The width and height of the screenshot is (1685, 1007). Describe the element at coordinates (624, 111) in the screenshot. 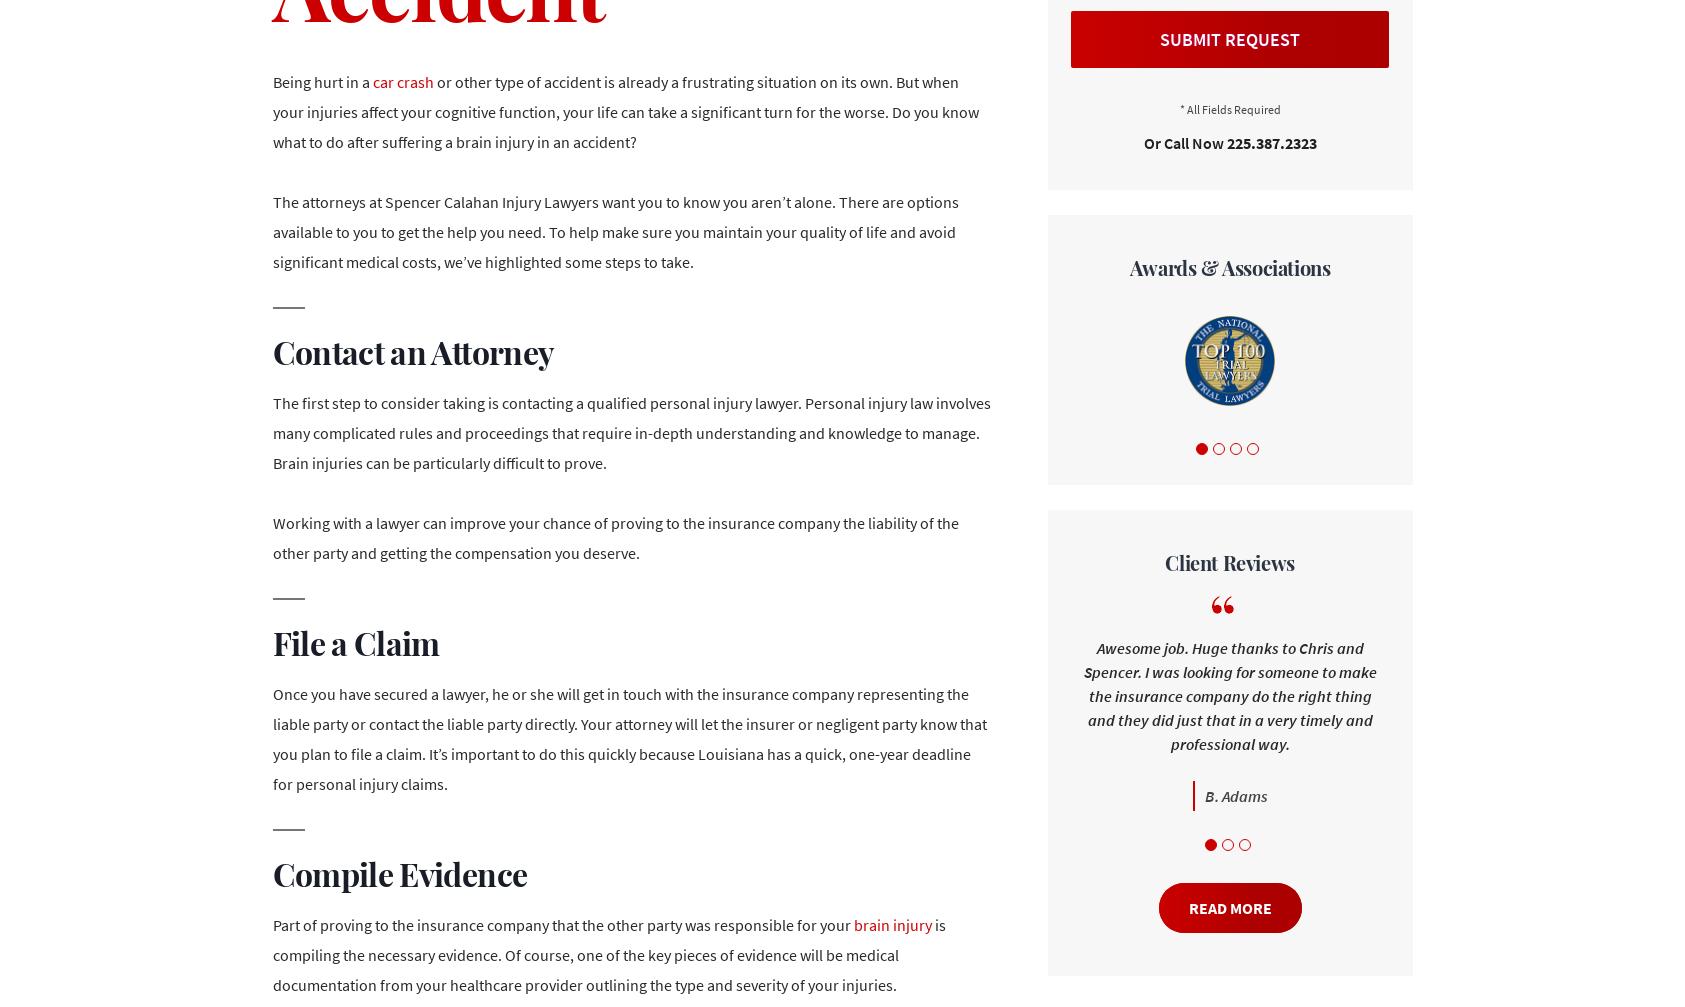

I see `'or other type of accident is already a frustrating situation on its own. But when your injuries affect your cognitive function, your life can take a significant turn for the worse. Do you know what to do after suffering a brain injury in an accident?'` at that location.